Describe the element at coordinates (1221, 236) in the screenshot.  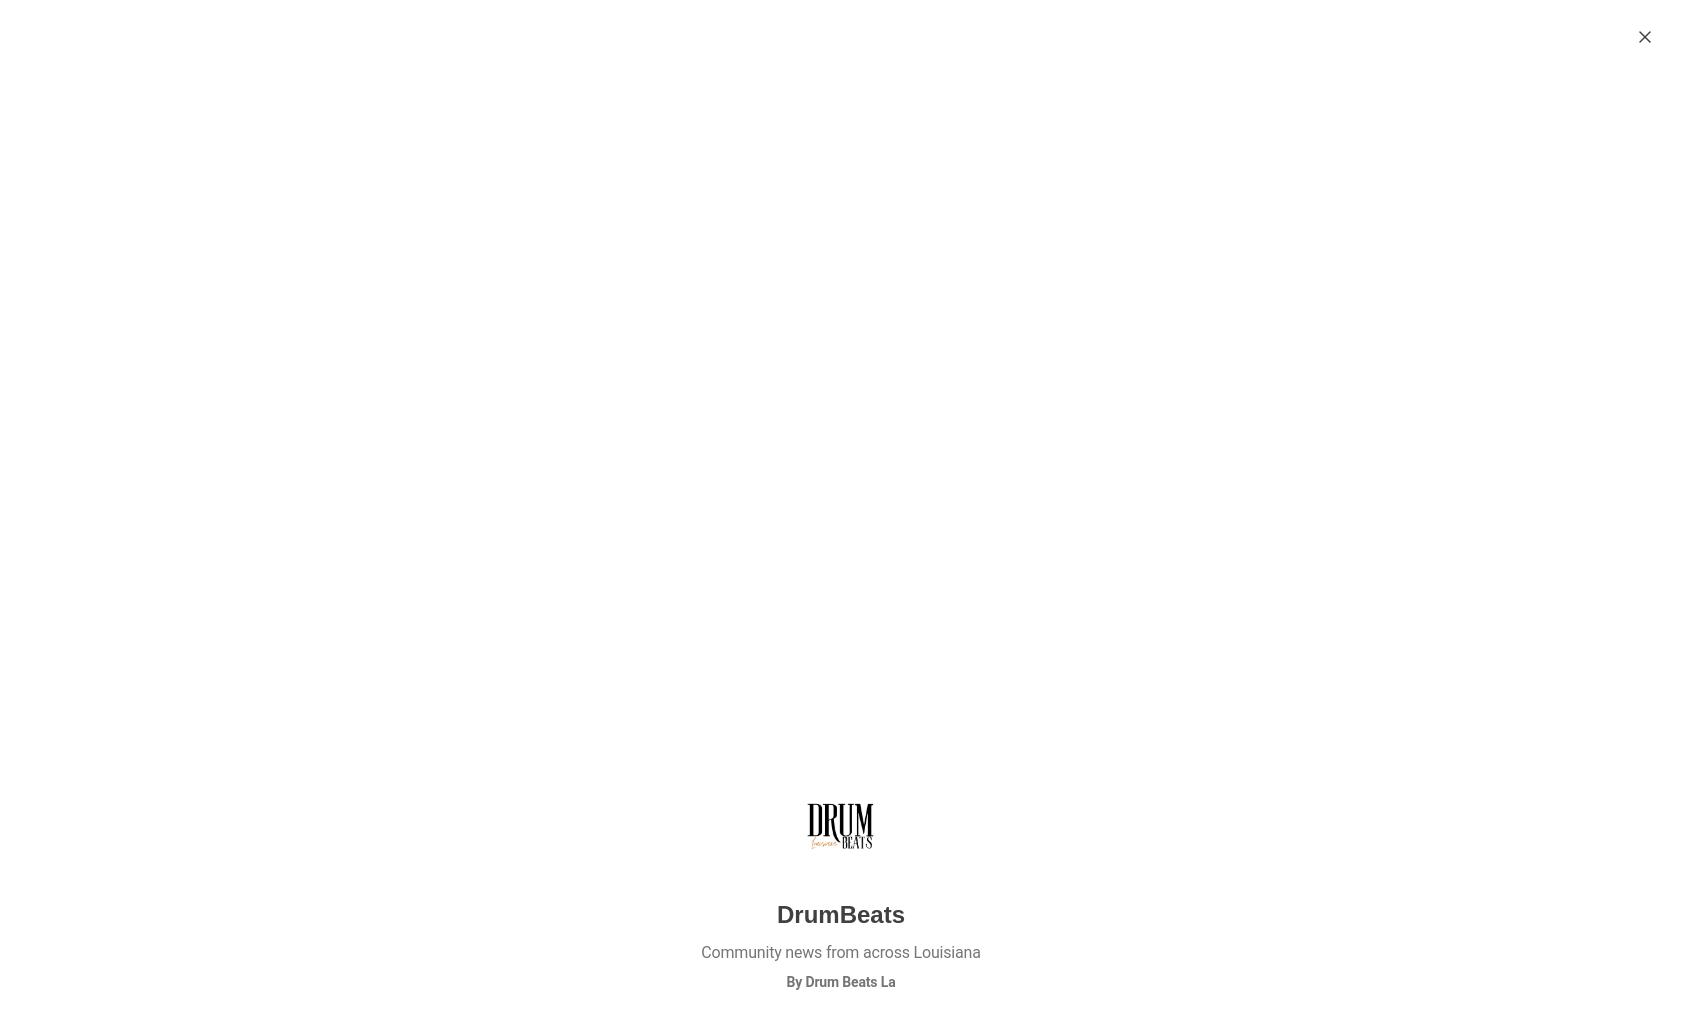
I see `'Feb 1, 2022'` at that location.